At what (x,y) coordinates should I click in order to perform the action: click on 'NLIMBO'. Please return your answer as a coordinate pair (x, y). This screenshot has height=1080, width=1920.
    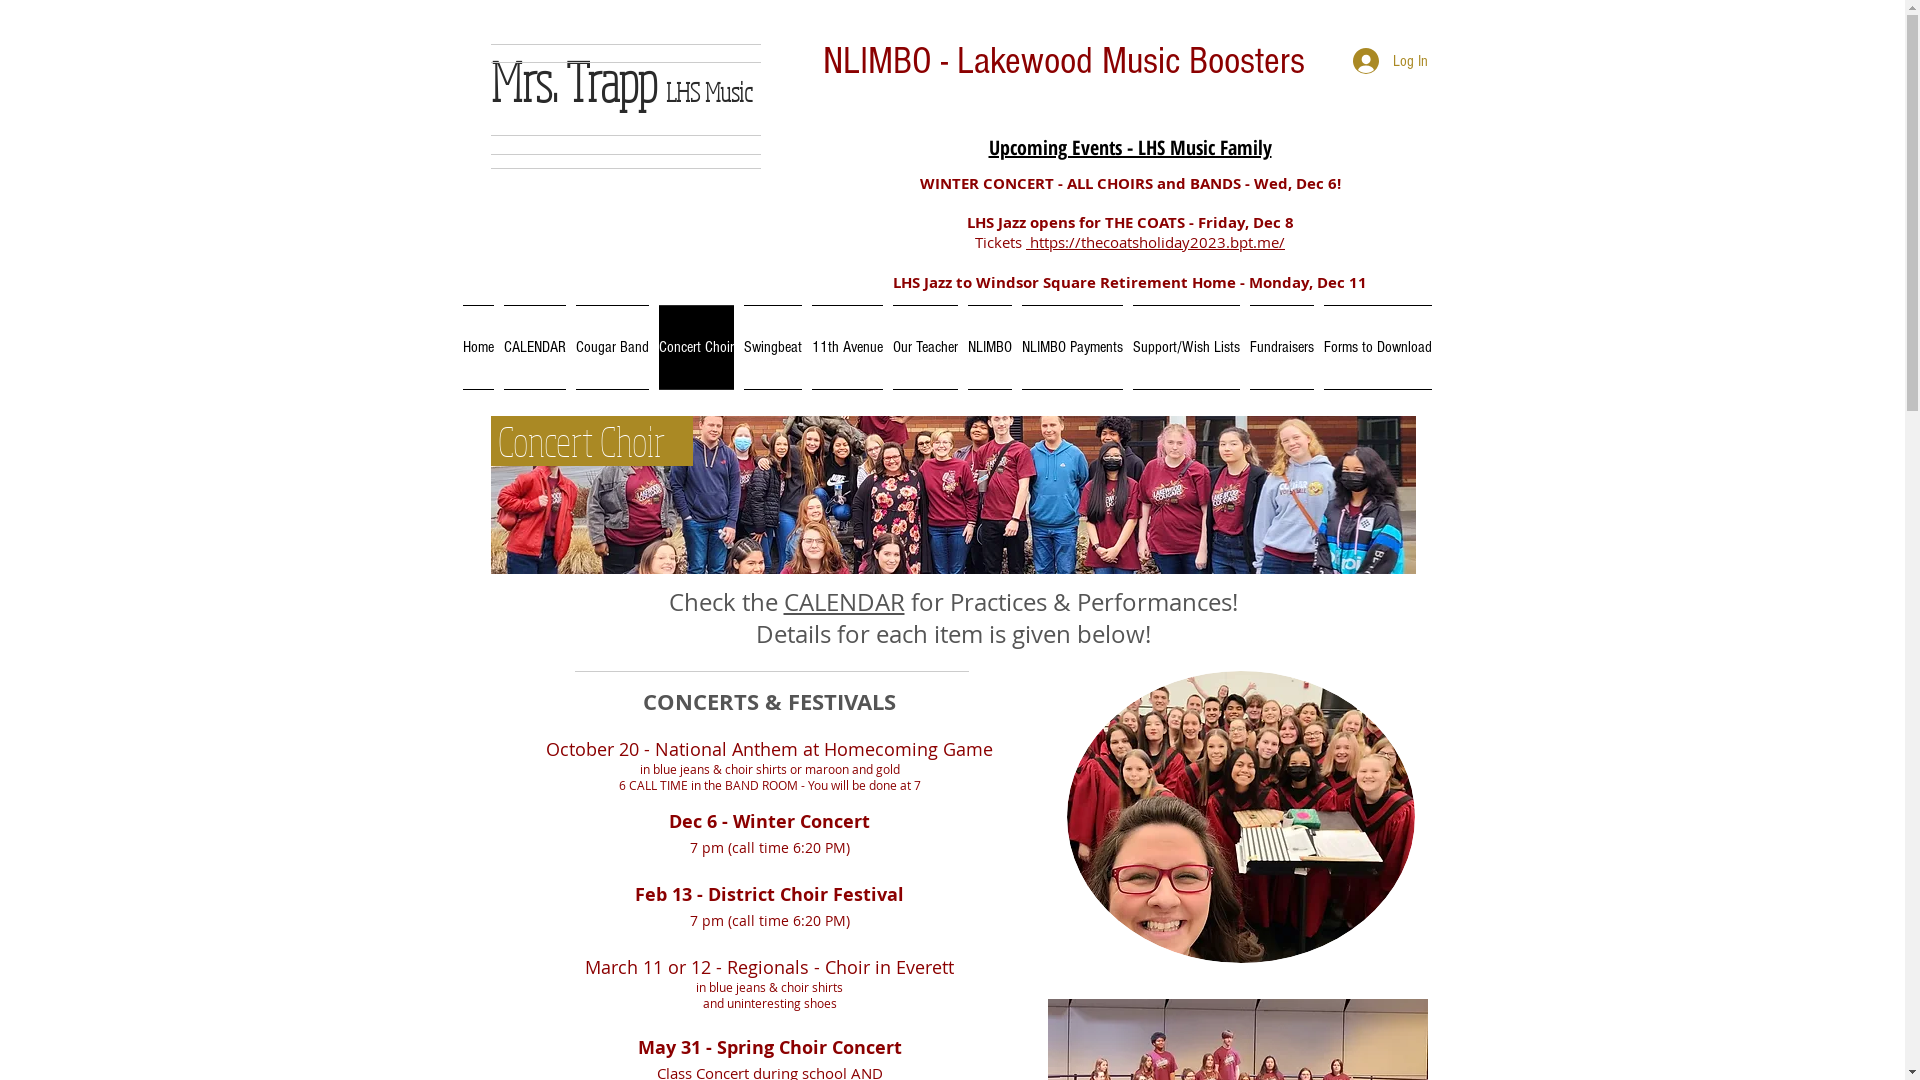
    Looking at the image, I should click on (961, 346).